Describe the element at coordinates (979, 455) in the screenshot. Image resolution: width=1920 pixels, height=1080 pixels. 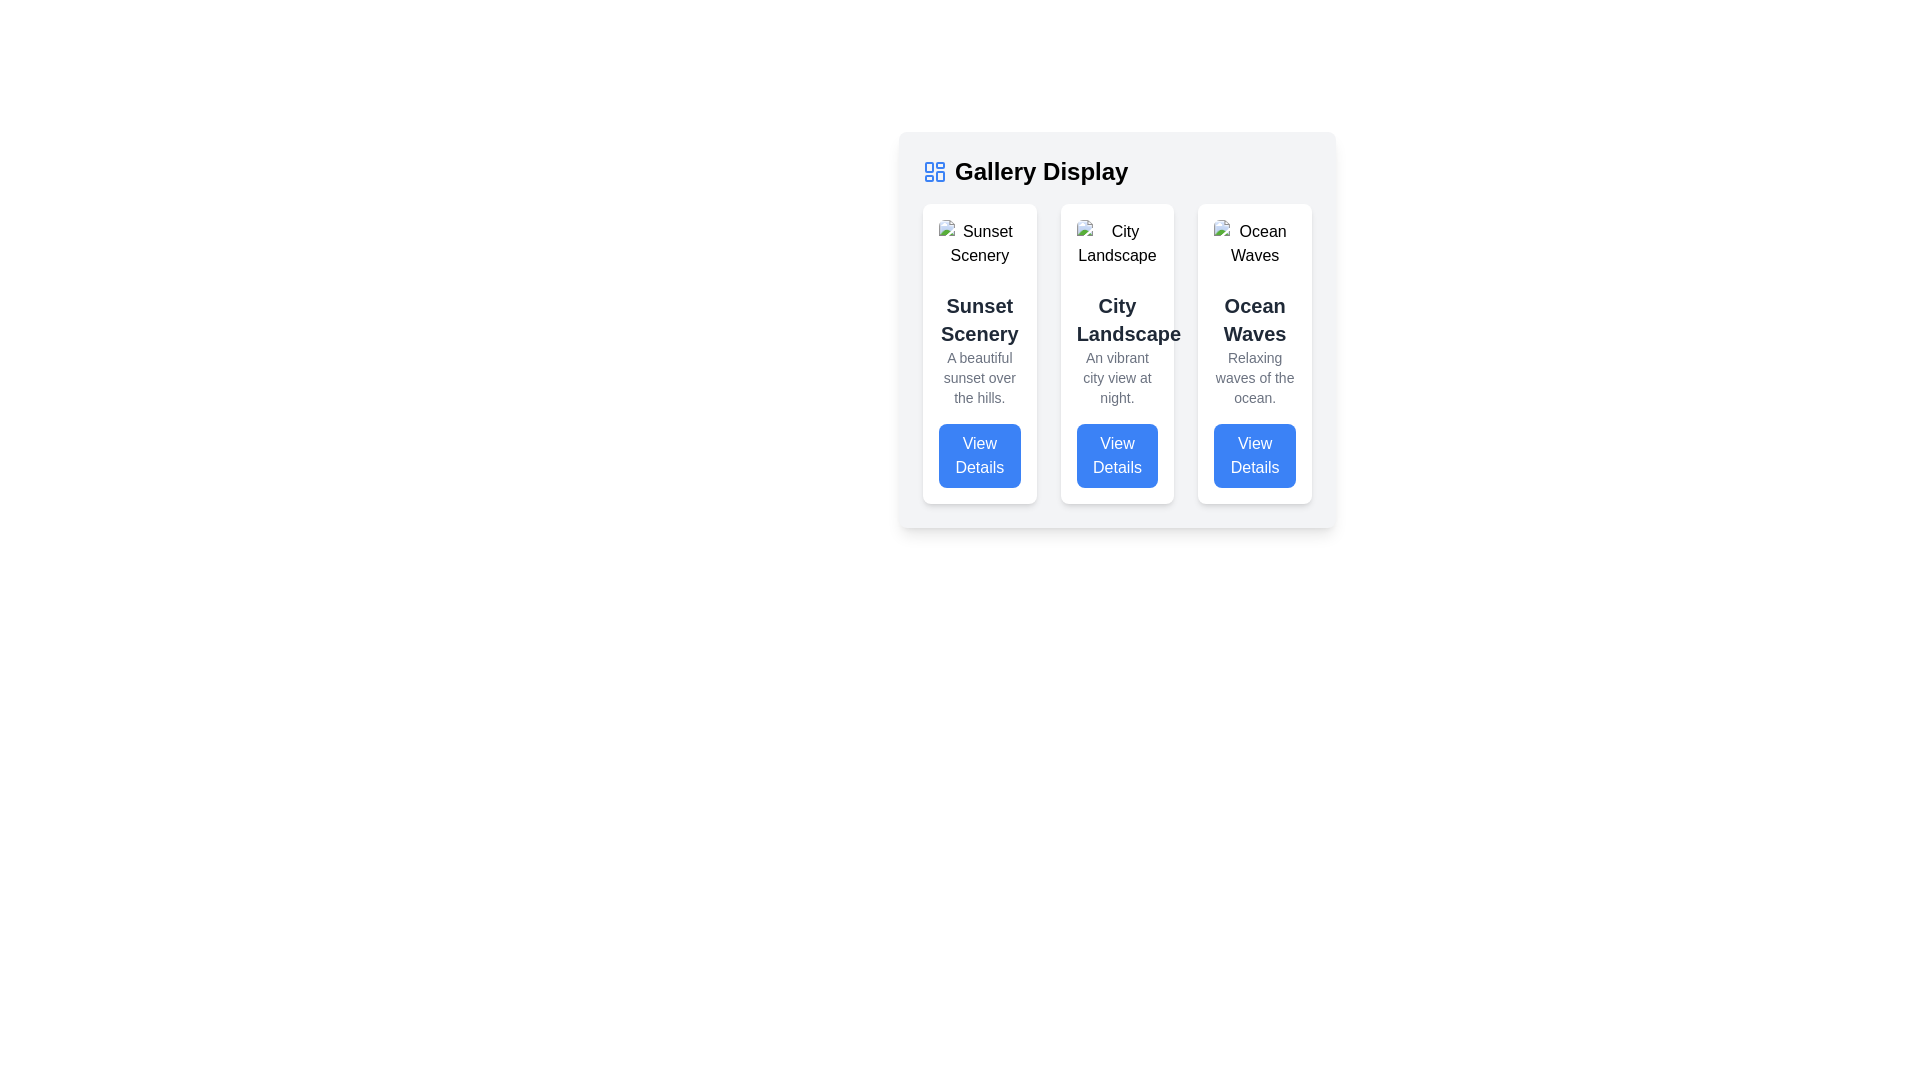
I see `the rounded rectangular button with a blue background and white text reading 'View Details'` at that location.